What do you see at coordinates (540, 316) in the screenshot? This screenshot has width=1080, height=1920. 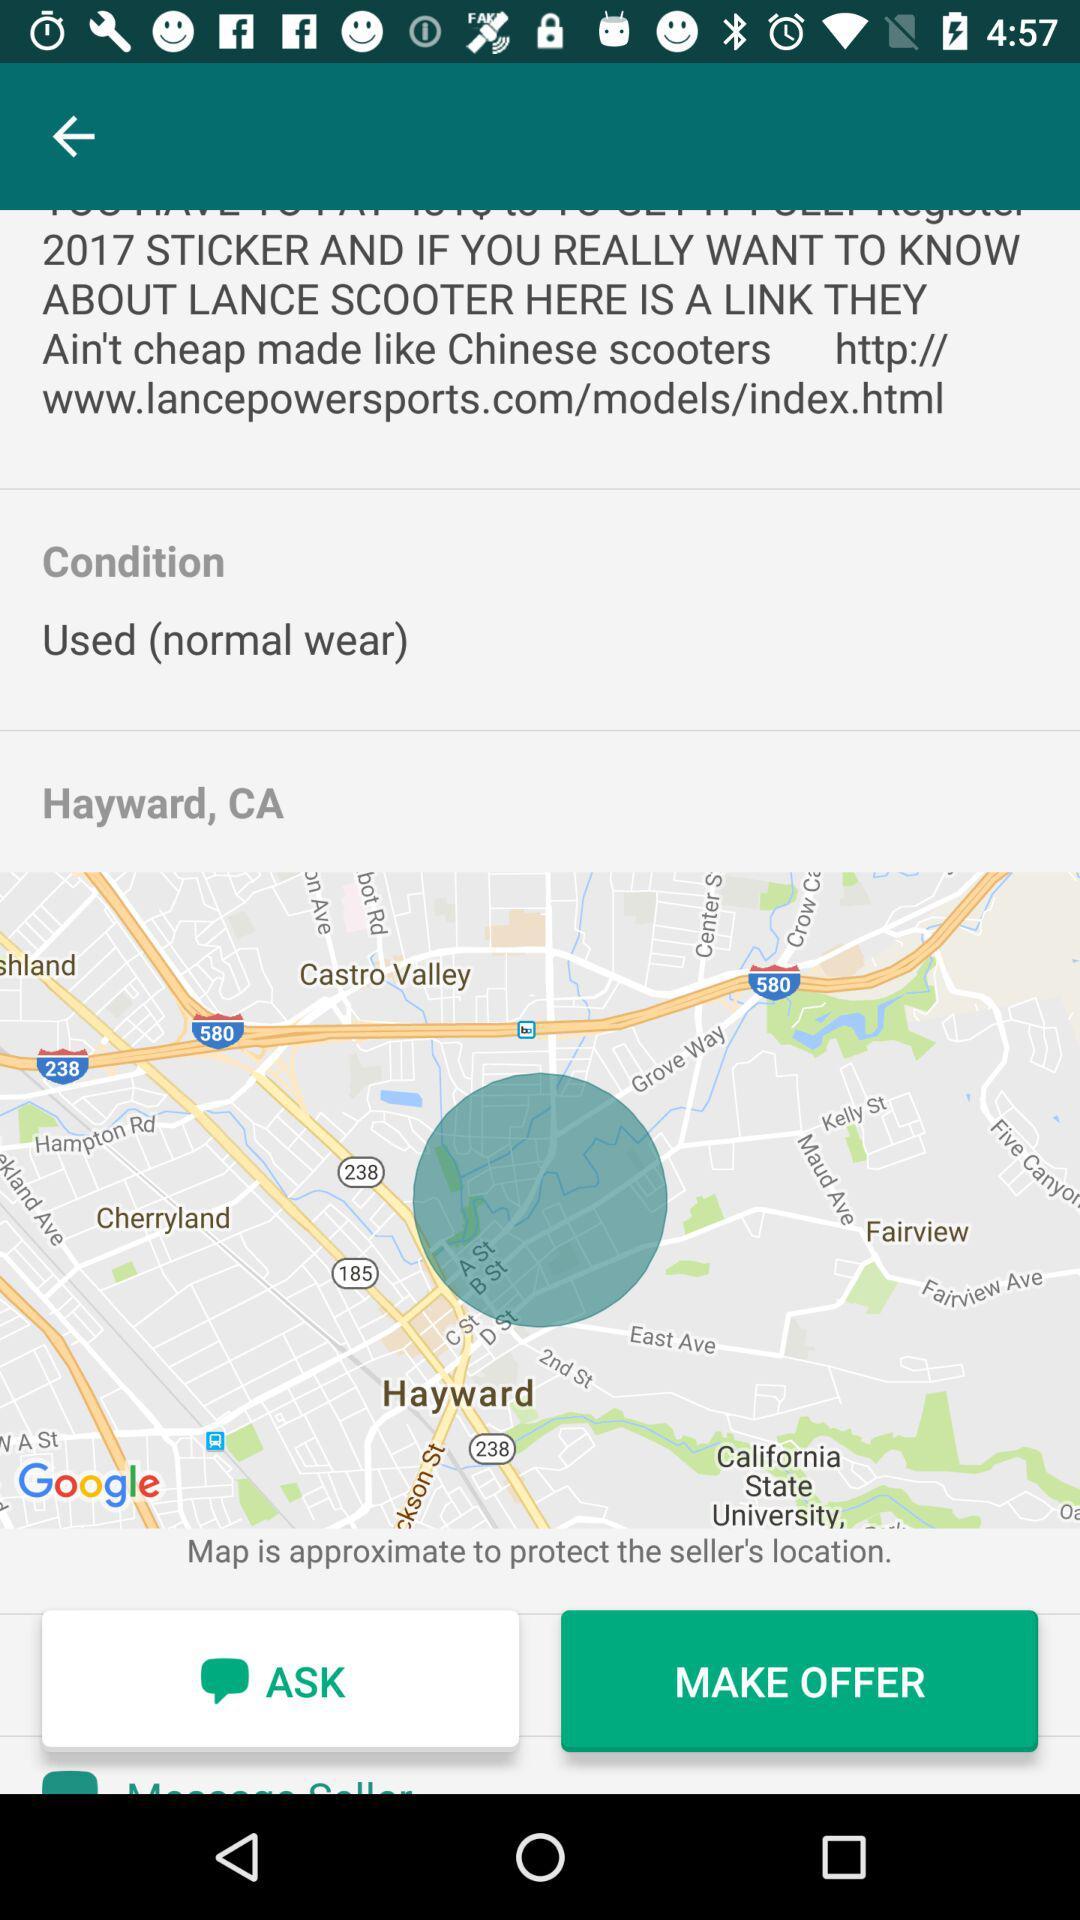 I see `icon above condition item` at bounding box center [540, 316].